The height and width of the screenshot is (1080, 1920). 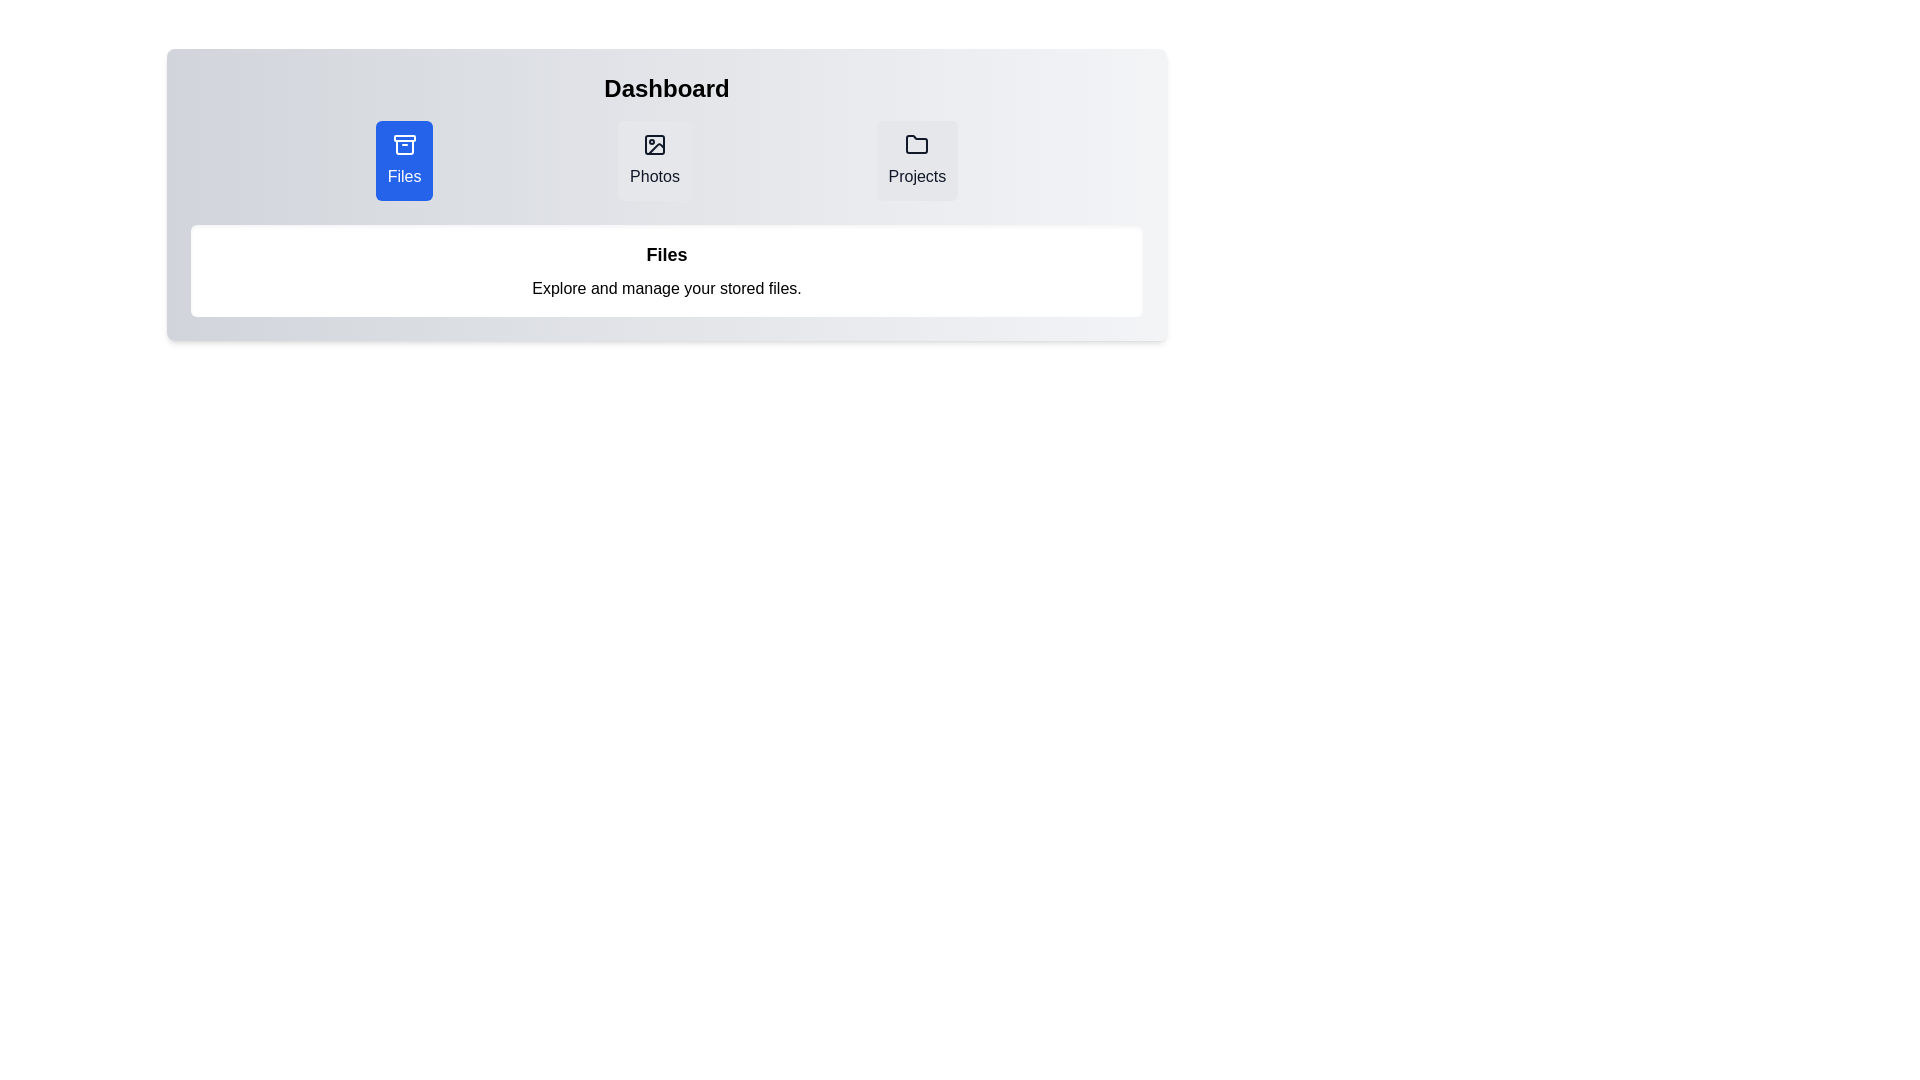 I want to click on the tab labeled Files to view its content, so click(x=403, y=160).